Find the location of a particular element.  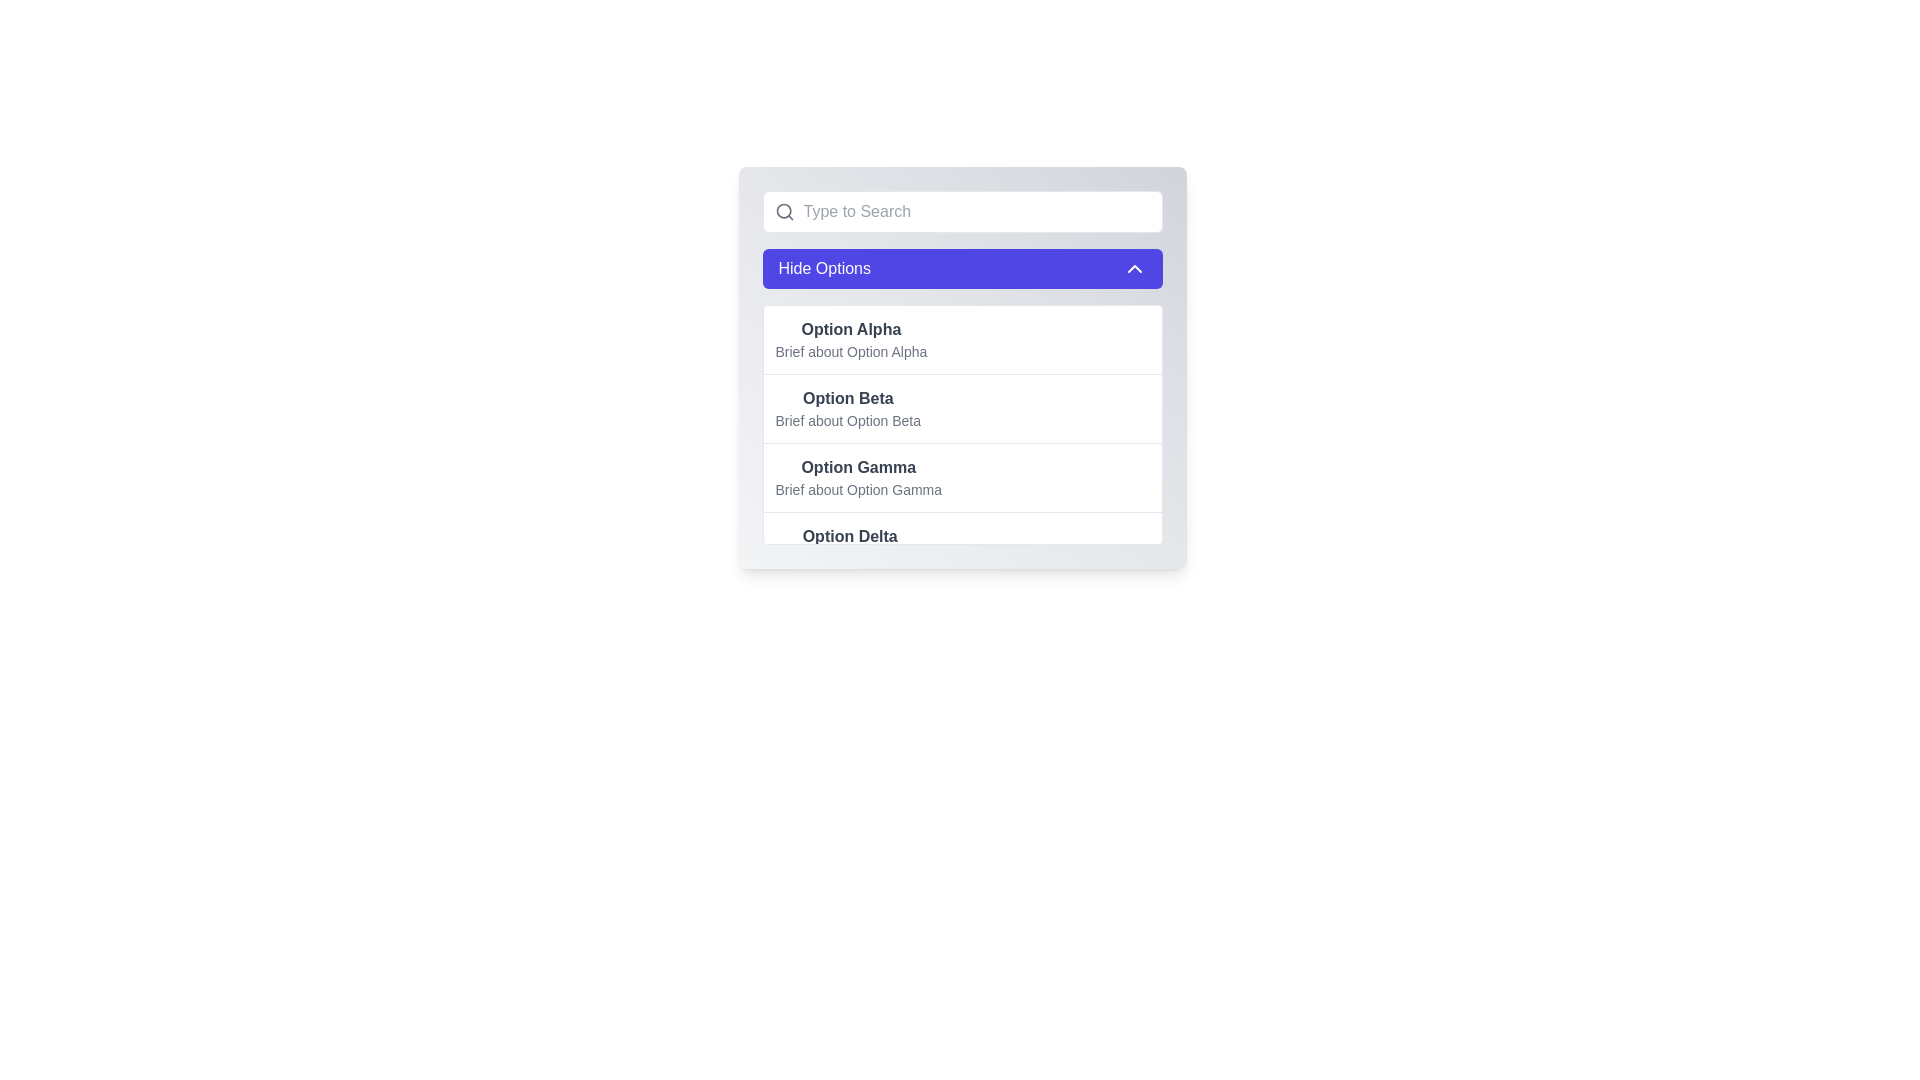

the Menu Item titled 'Option Alpha' which is the first item under the 'Hide Options' section is located at coordinates (962, 338).